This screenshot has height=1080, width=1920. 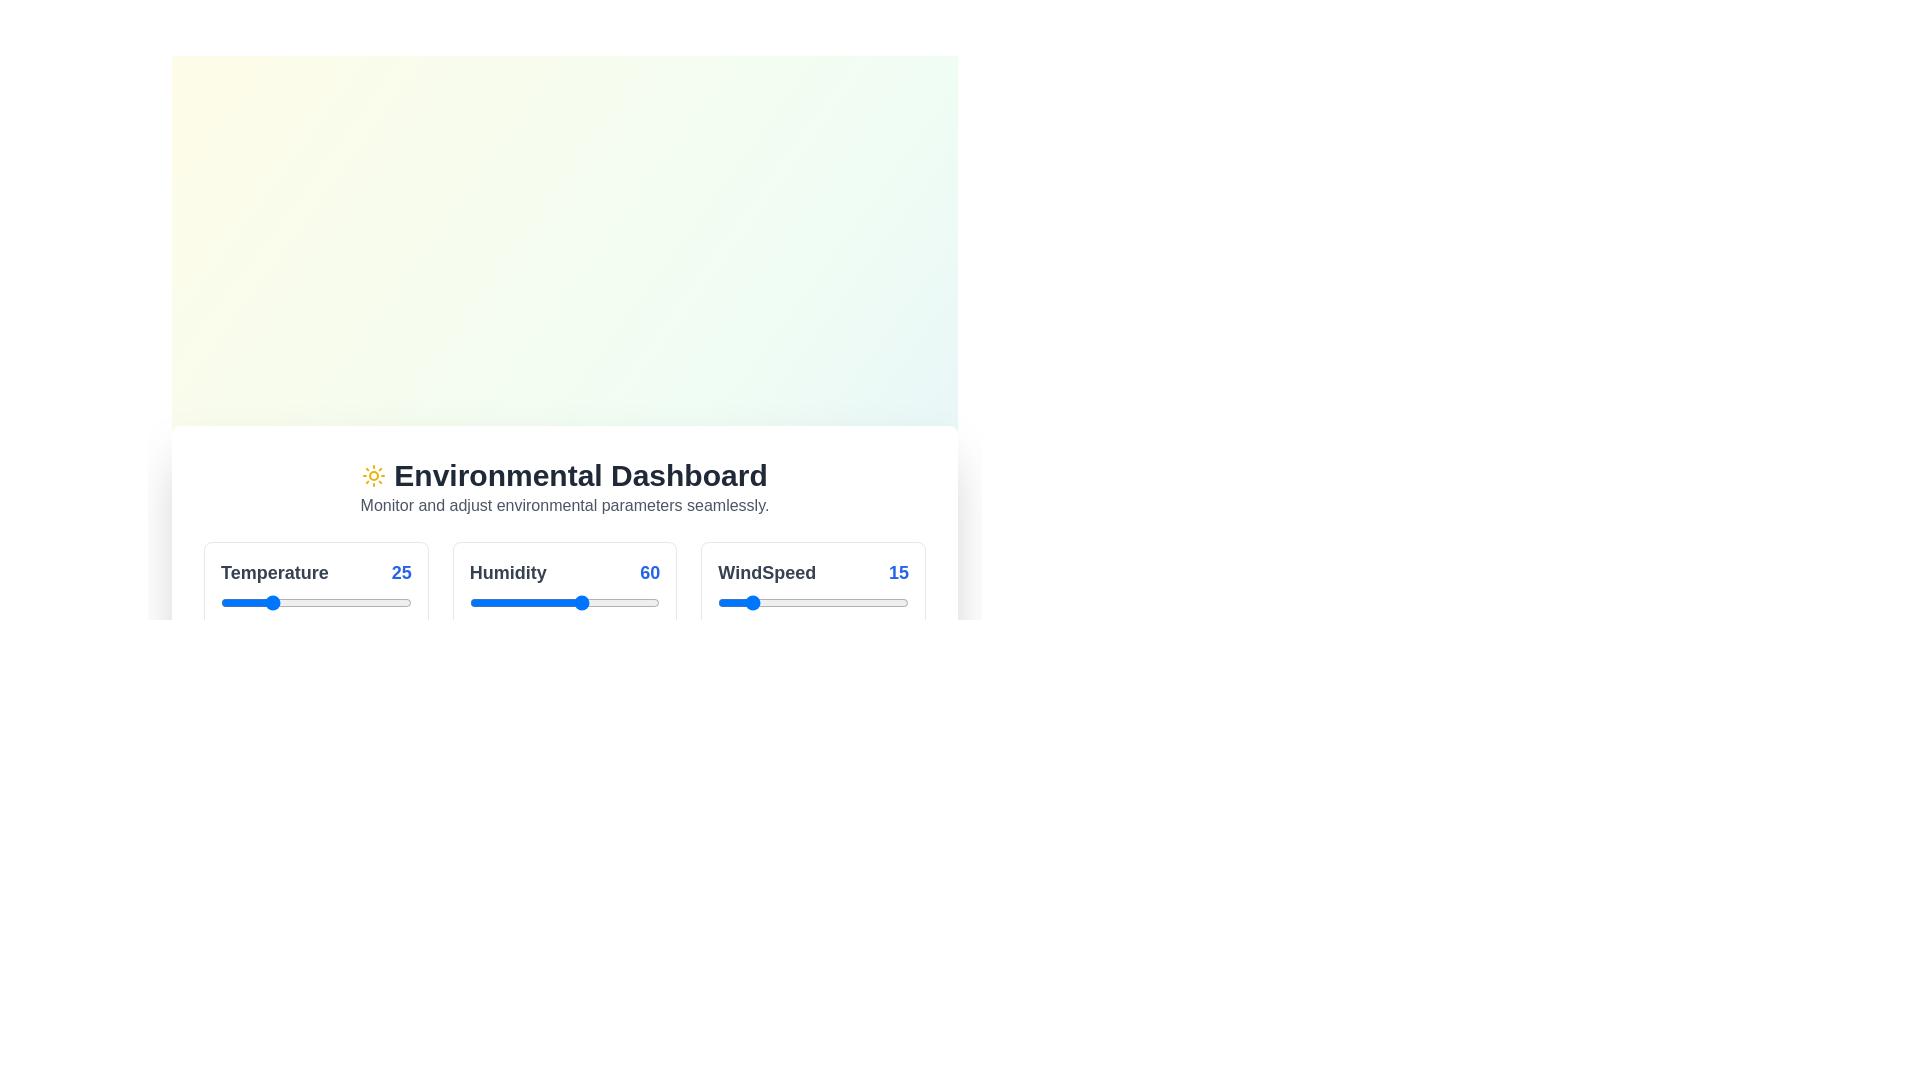 I want to click on the Wind Speed slider, so click(x=821, y=601).